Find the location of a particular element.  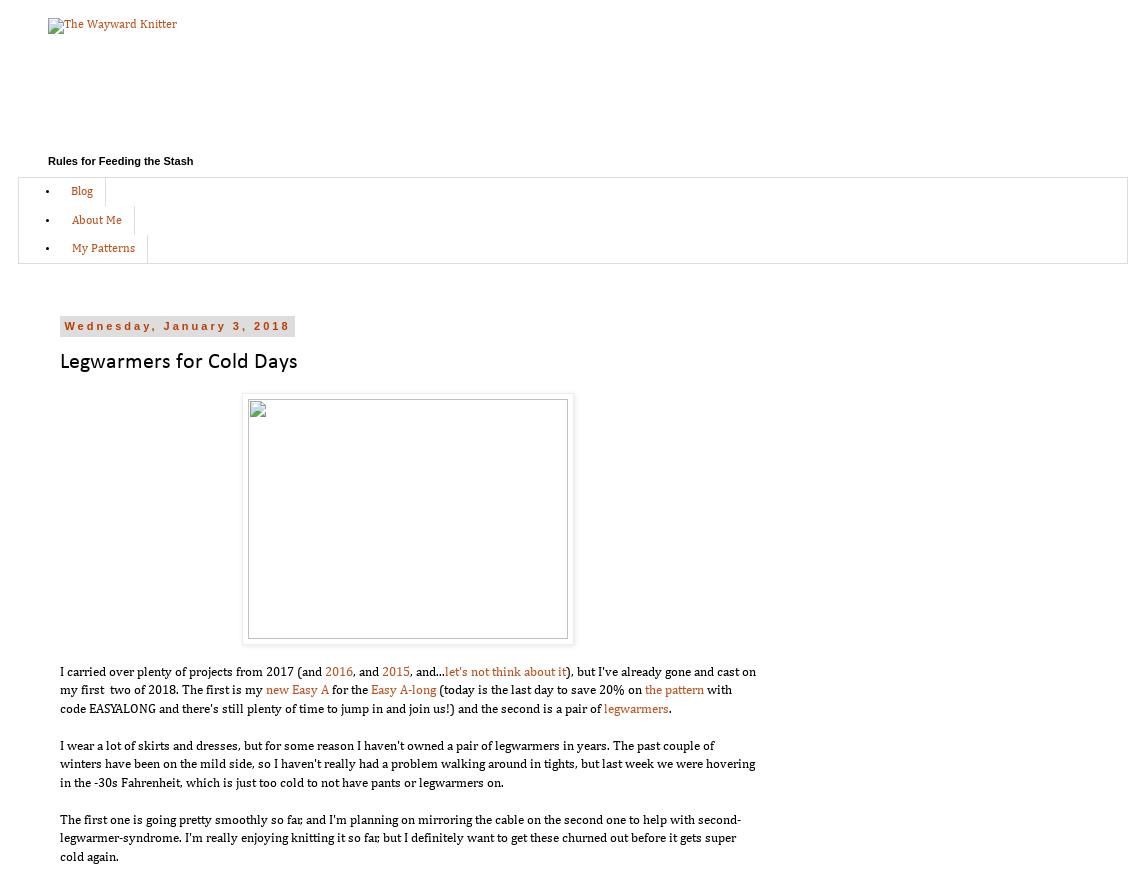

'), but I've already gone and cast on my first  two of 2018. The first is my' is located at coordinates (406, 680).